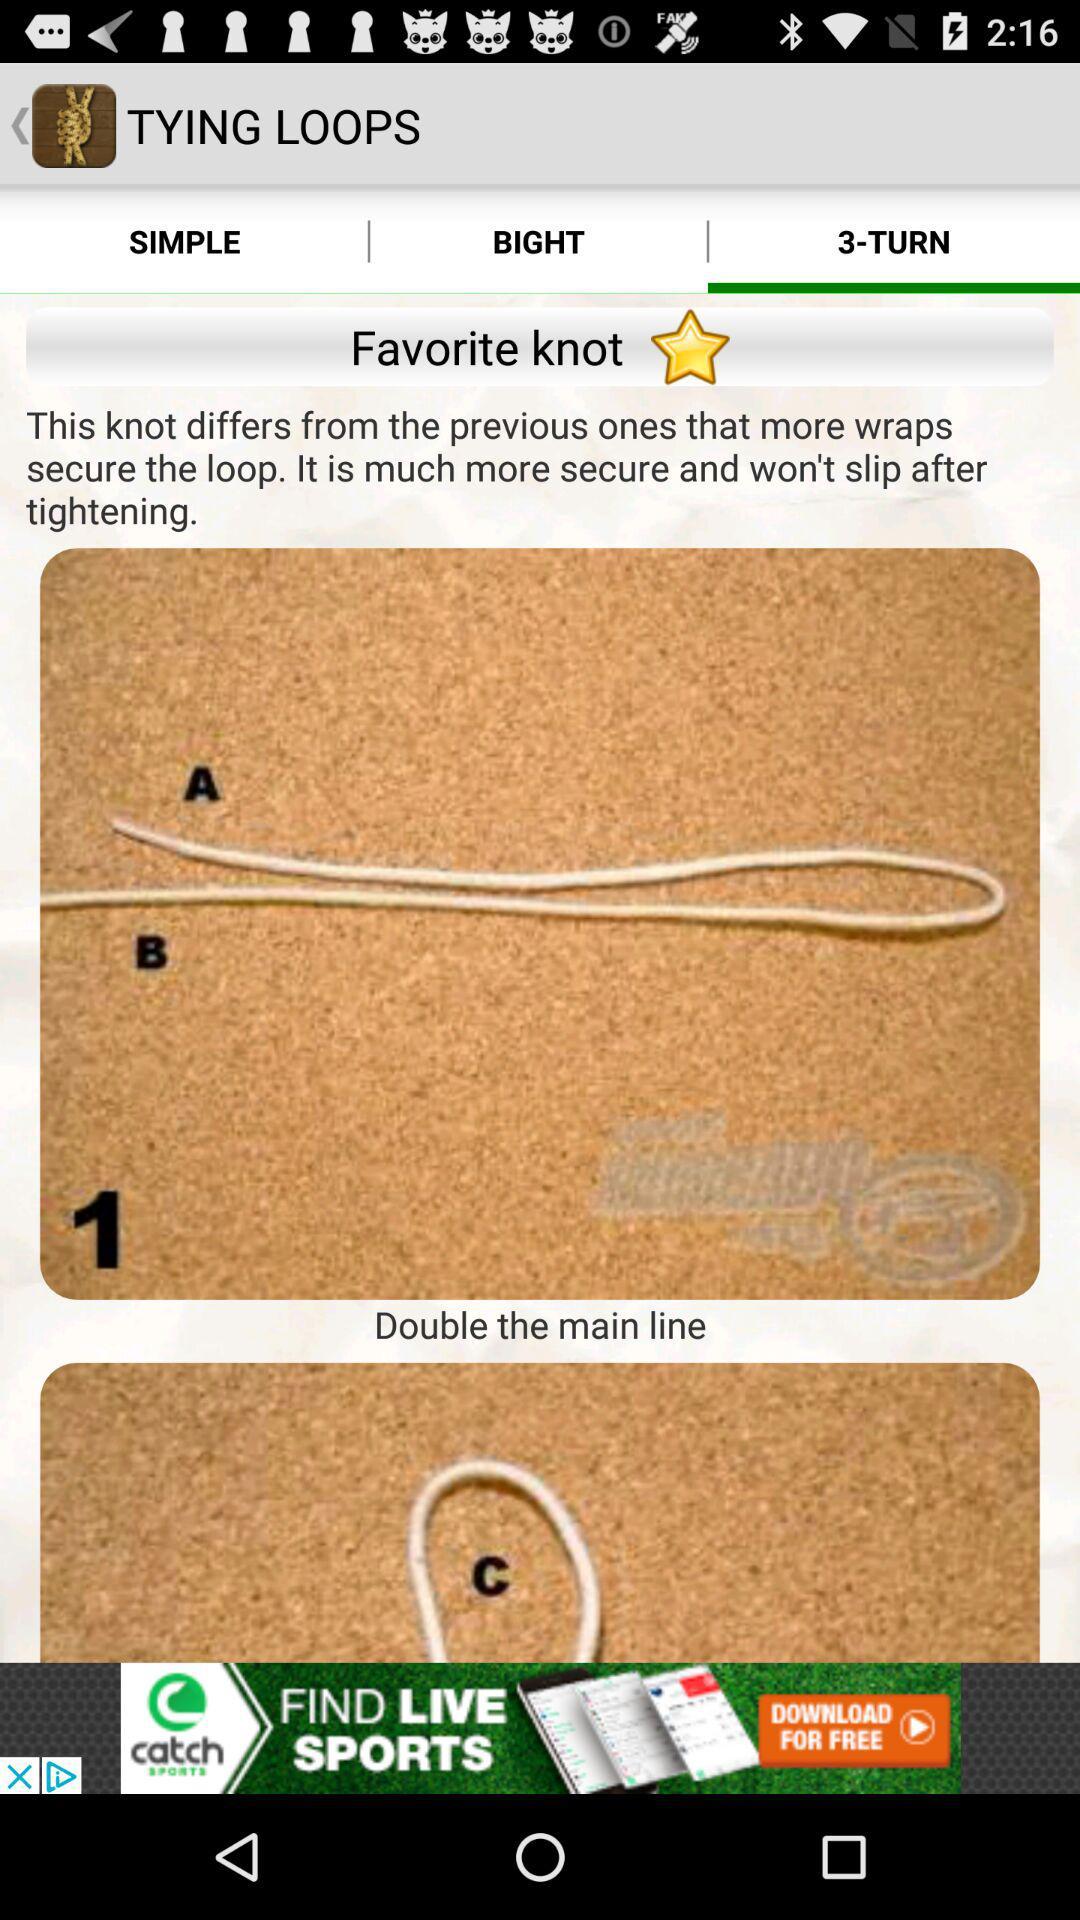  What do you see at coordinates (540, 1512) in the screenshot?
I see `tag the double the main line` at bounding box center [540, 1512].